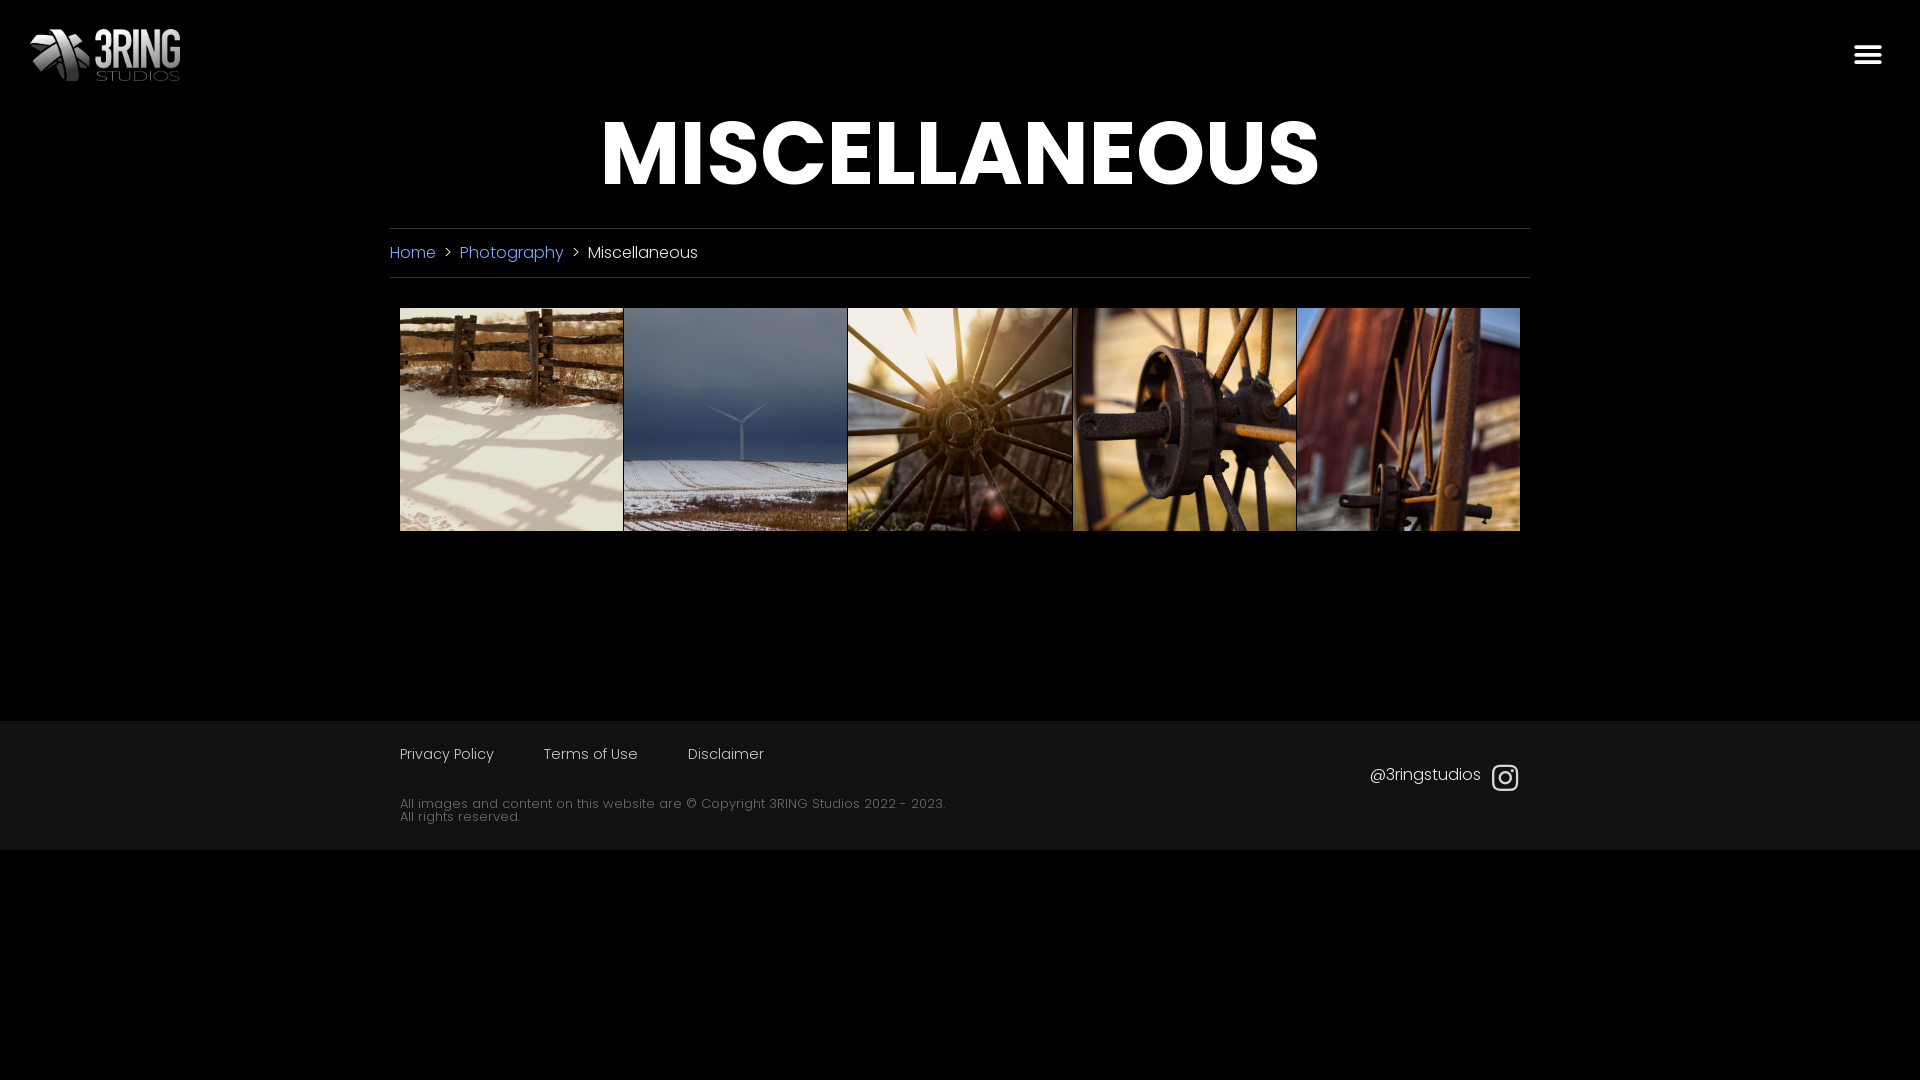  I want to click on 'Disclaimer', so click(724, 753).